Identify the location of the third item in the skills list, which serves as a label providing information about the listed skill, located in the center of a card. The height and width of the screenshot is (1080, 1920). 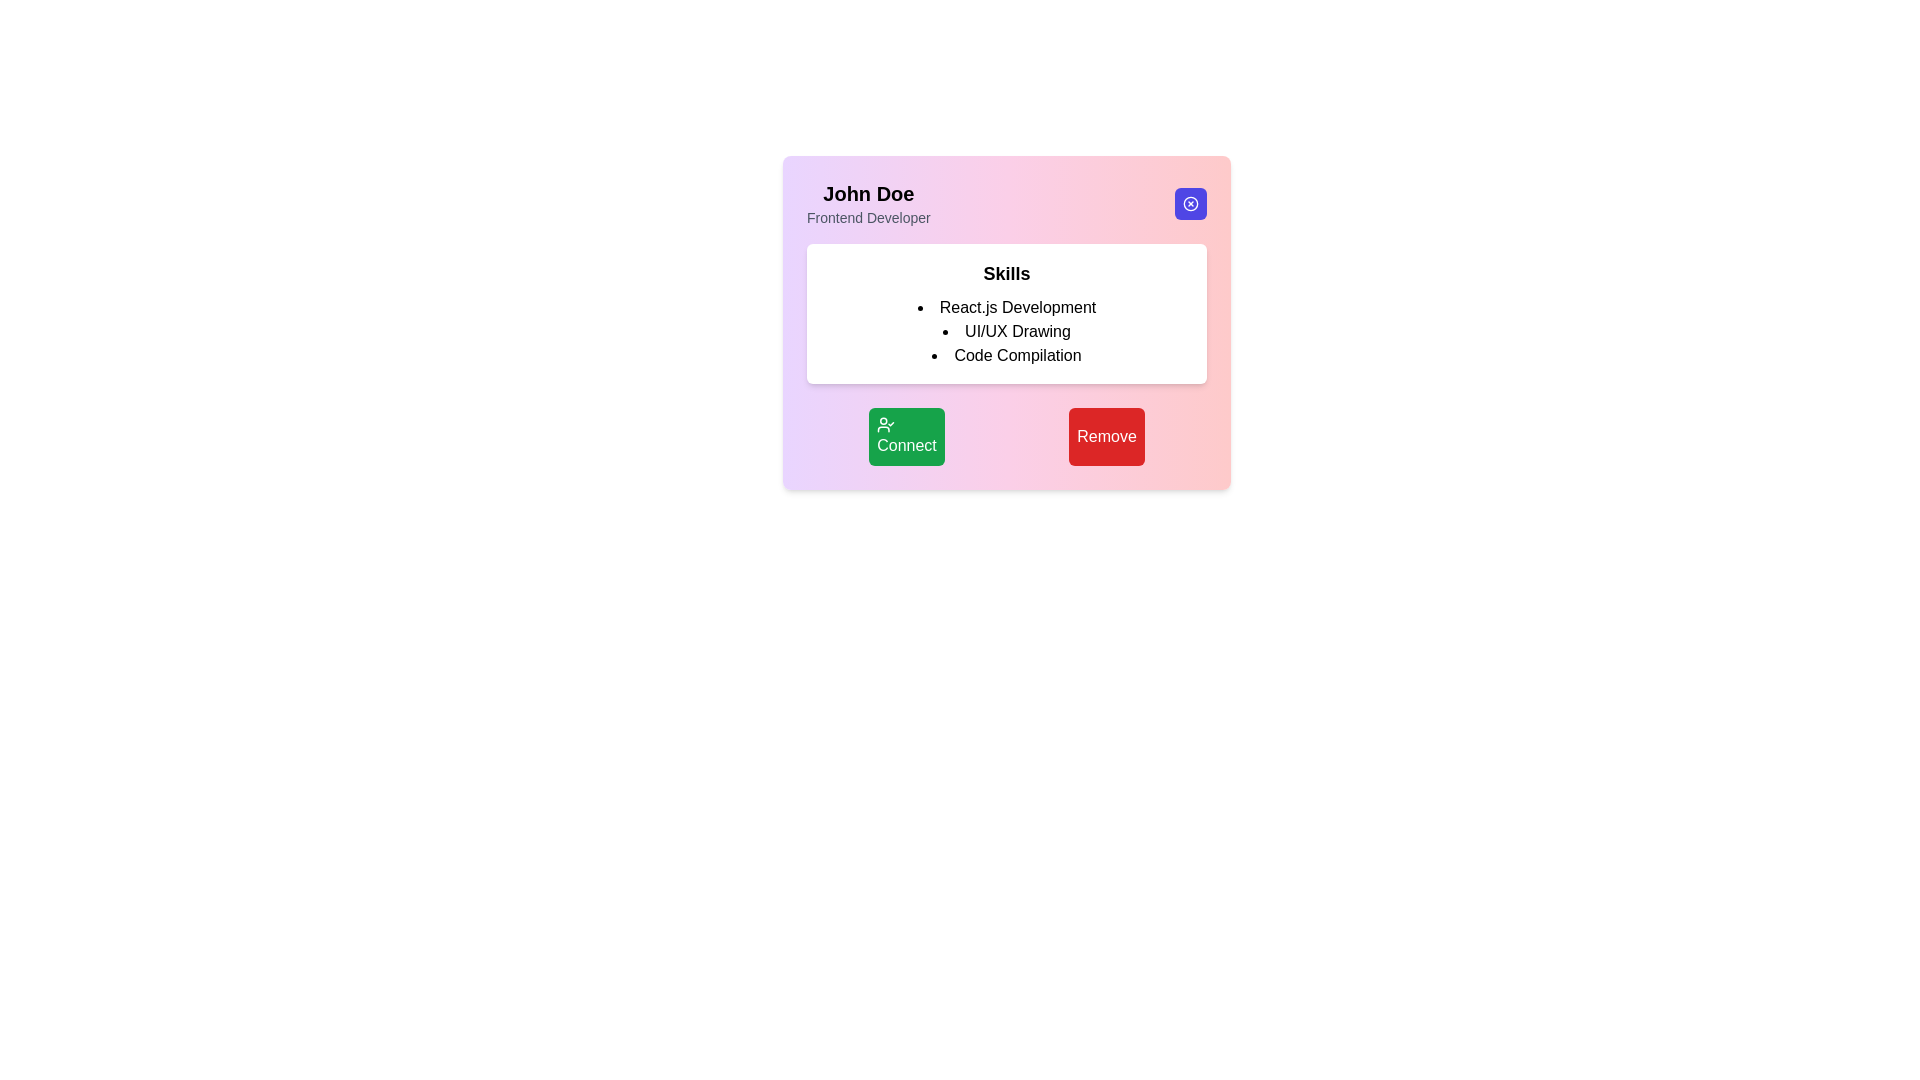
(1007, 354).